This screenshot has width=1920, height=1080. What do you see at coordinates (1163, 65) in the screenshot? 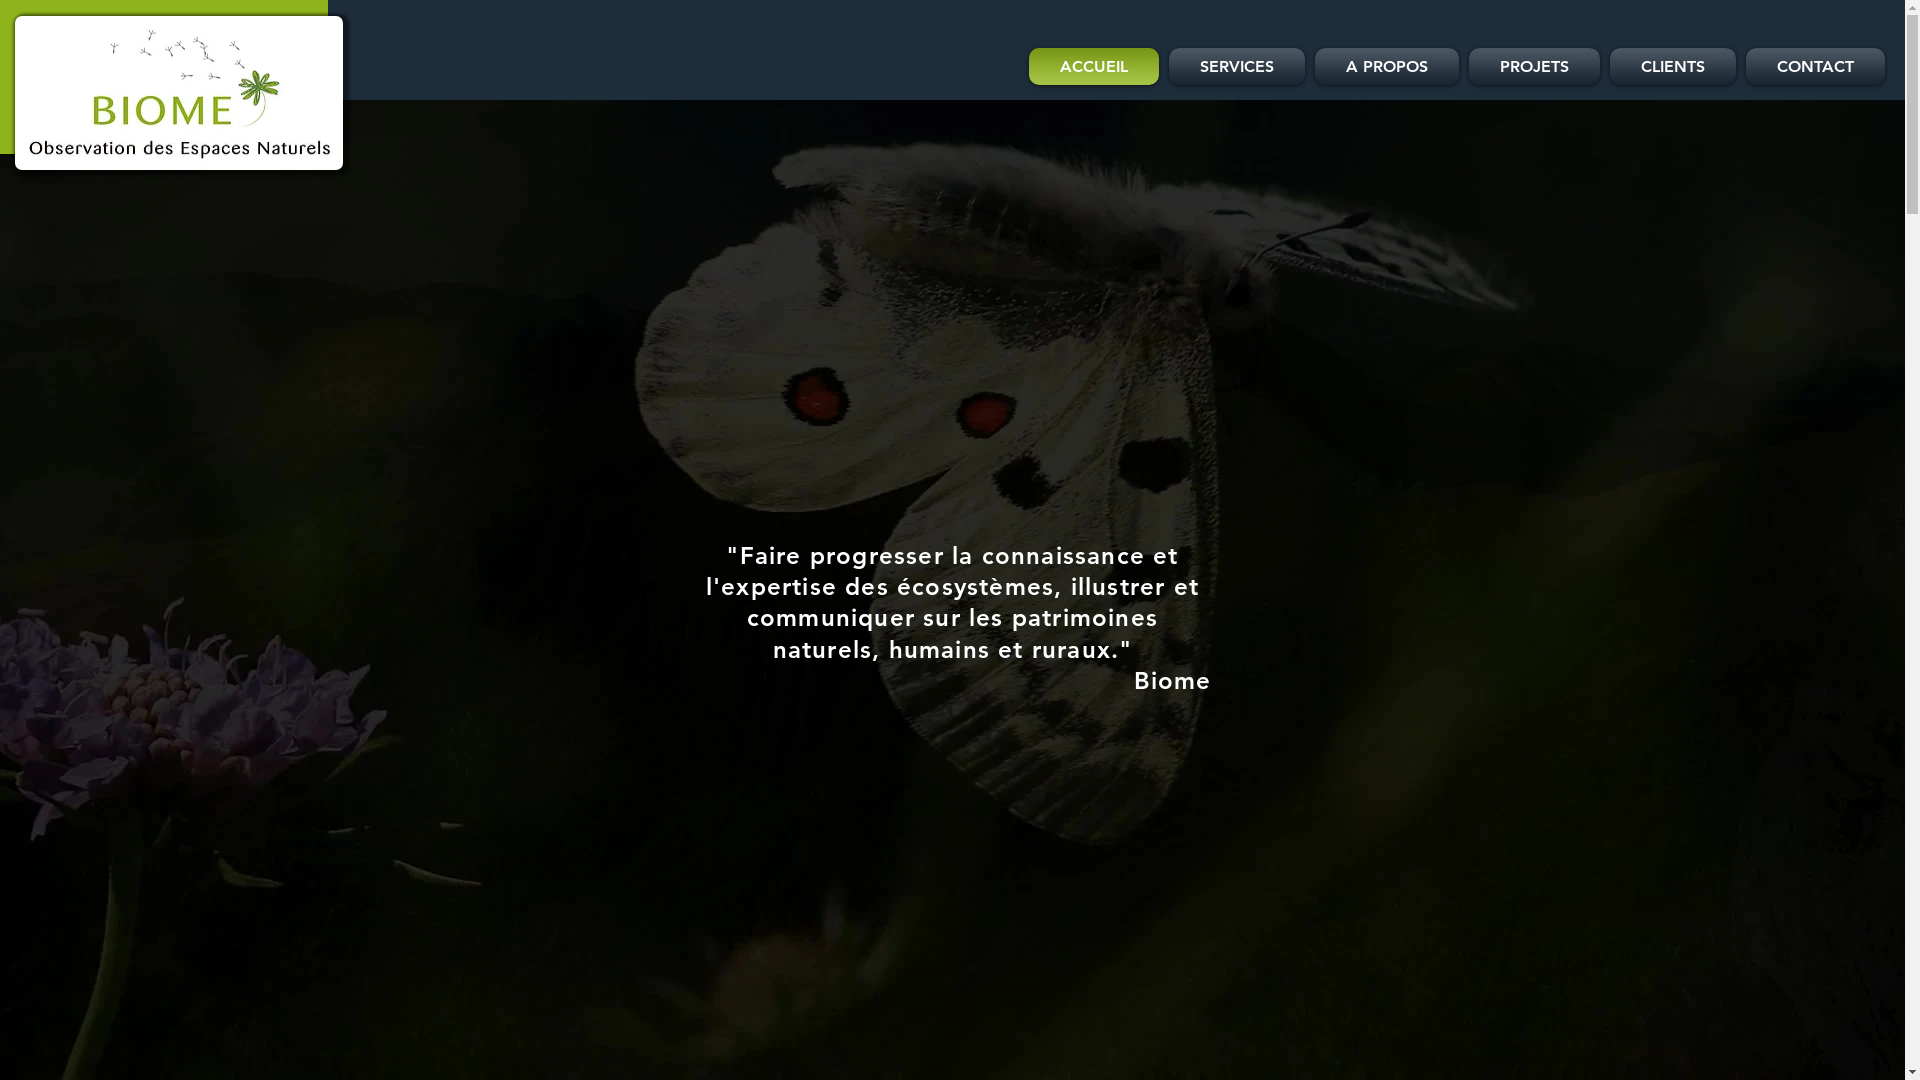
I see `'SERVICES'` at bounding box center [1163, 65].